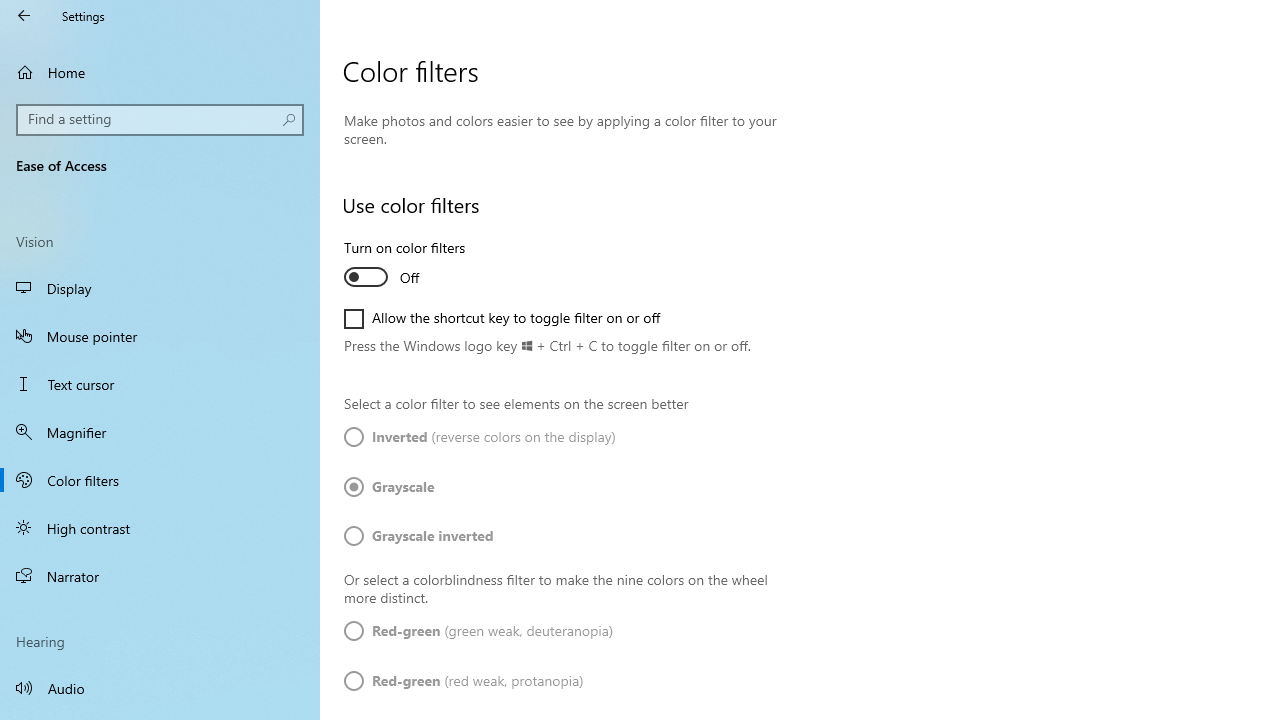 This screenshot has width=1280, height=720. Describe the element at coordinates (418, 535) in the screenshot. I see `'Grayscale inverted'` at that location.